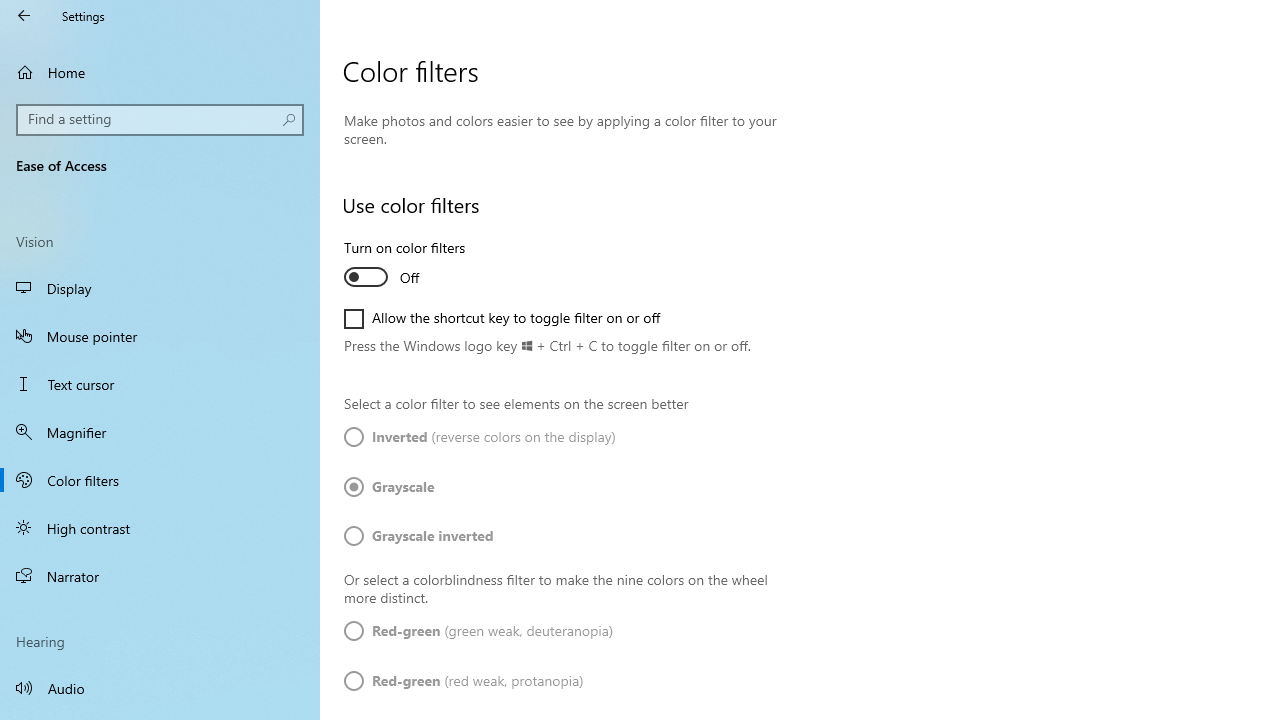 This screenshot has width=1280, height=720. Describe the element at coordinates (418, 535) in the screenshot. I see `'Grayscale inverted'` at that location.